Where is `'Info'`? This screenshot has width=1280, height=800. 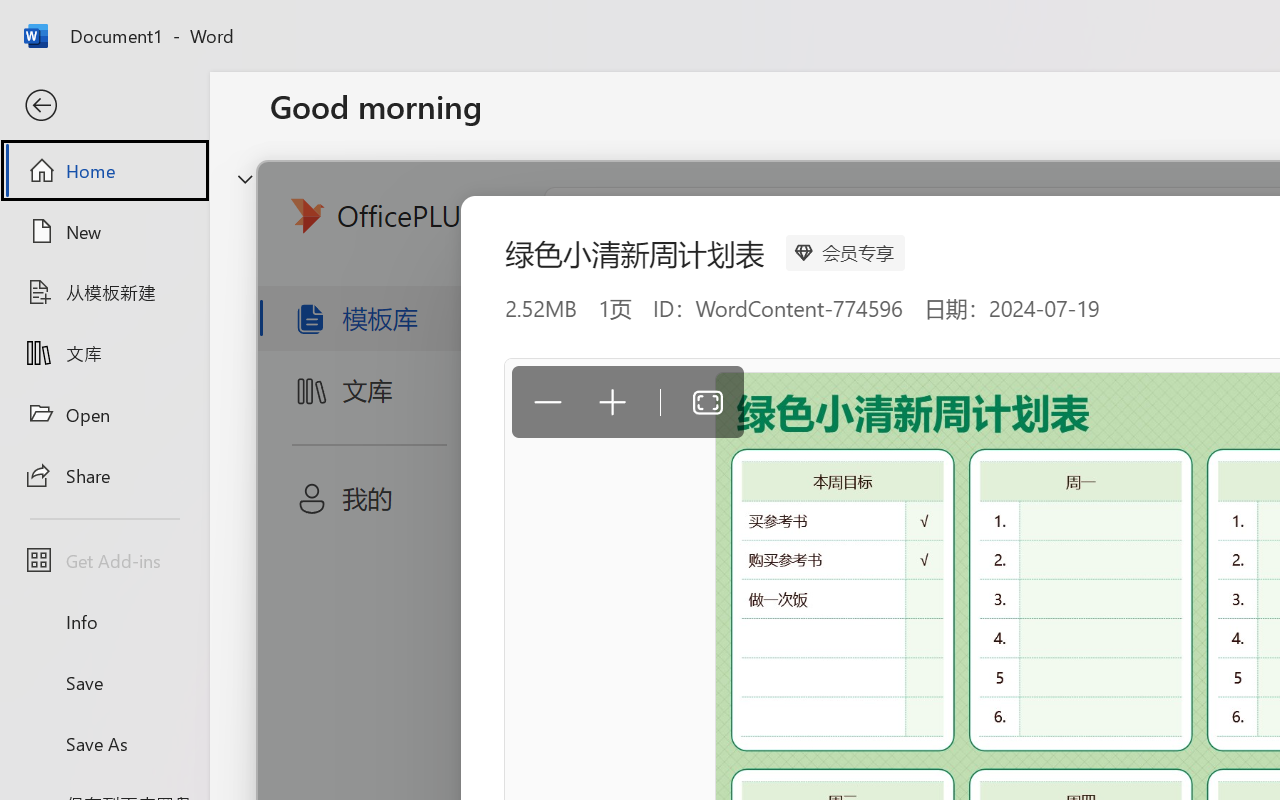
'Info' is located at coordinates (103, 621).